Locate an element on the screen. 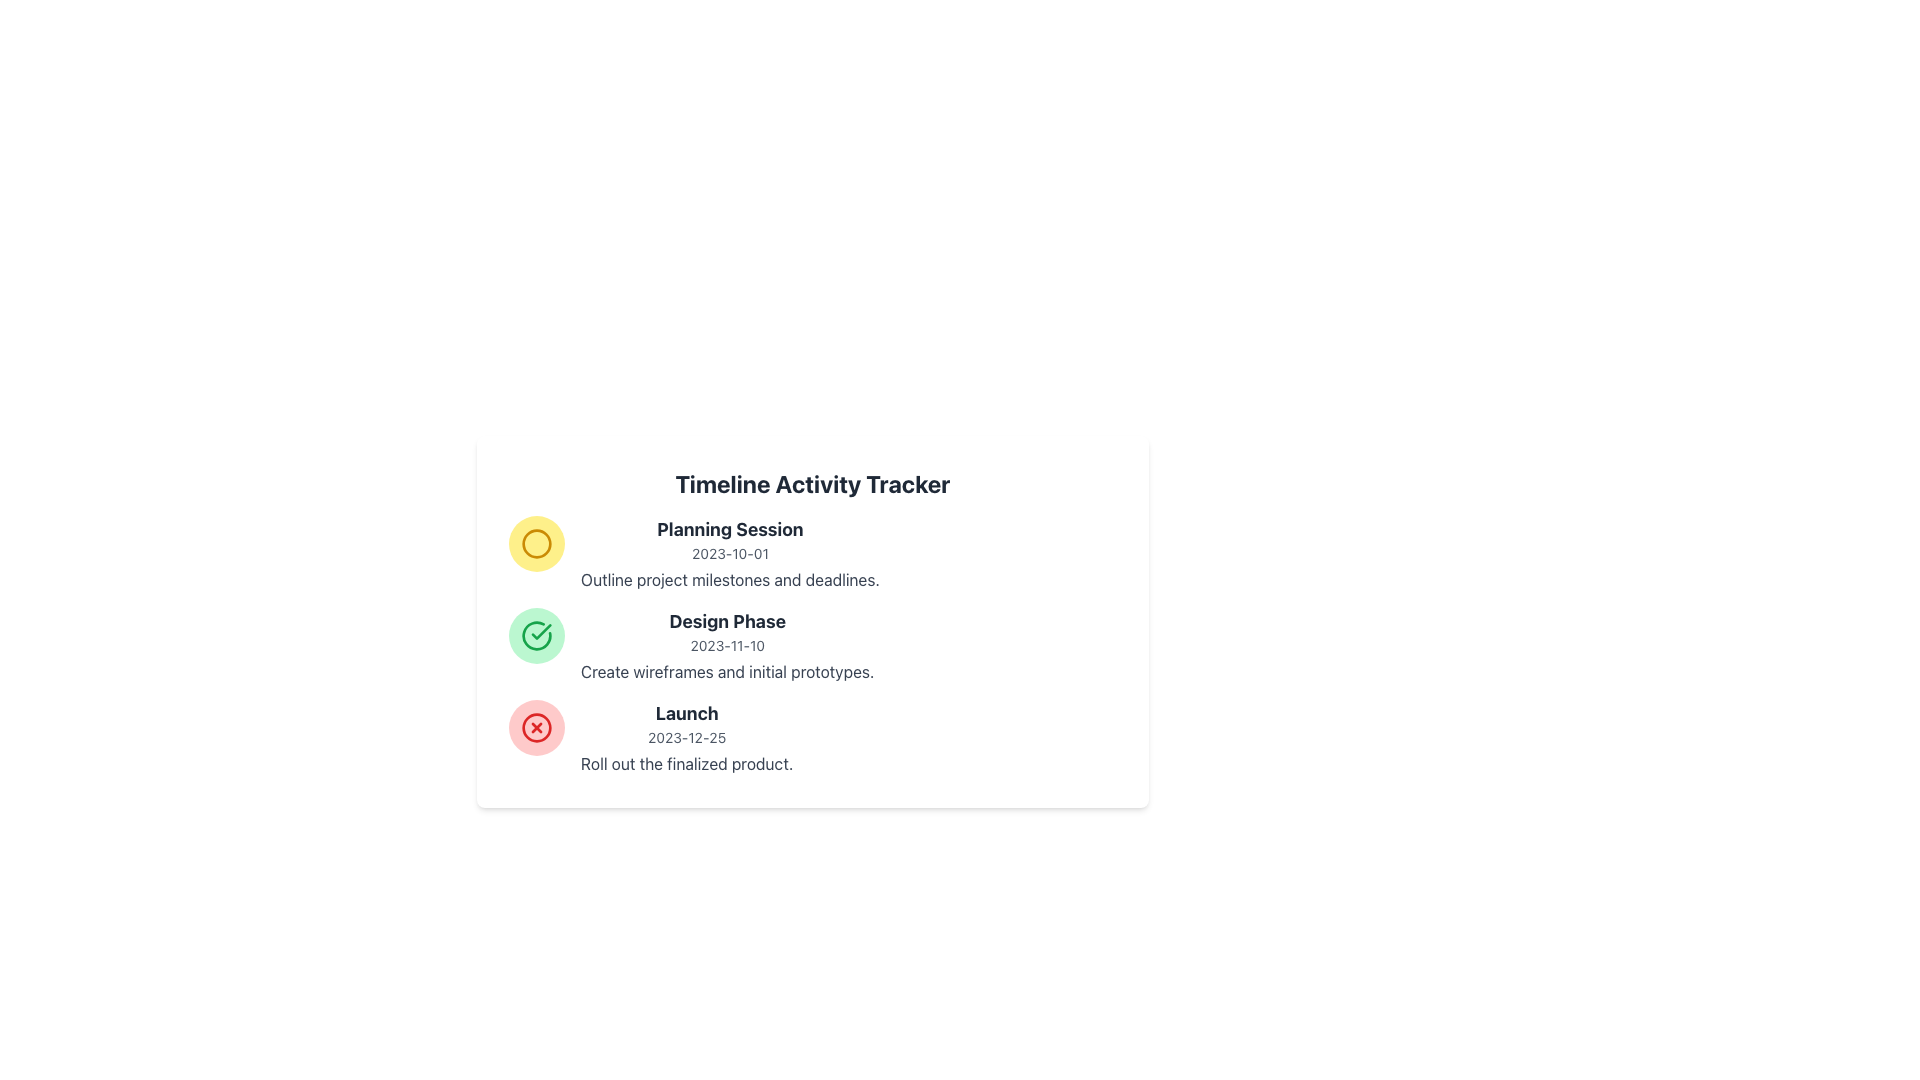  the circular icon with a yellow fill and orange border located at the upper-left corner of the 'Timeline Activity Tracker' section, preceding the label 'Planning Session' is located at coordinates (537, 543).